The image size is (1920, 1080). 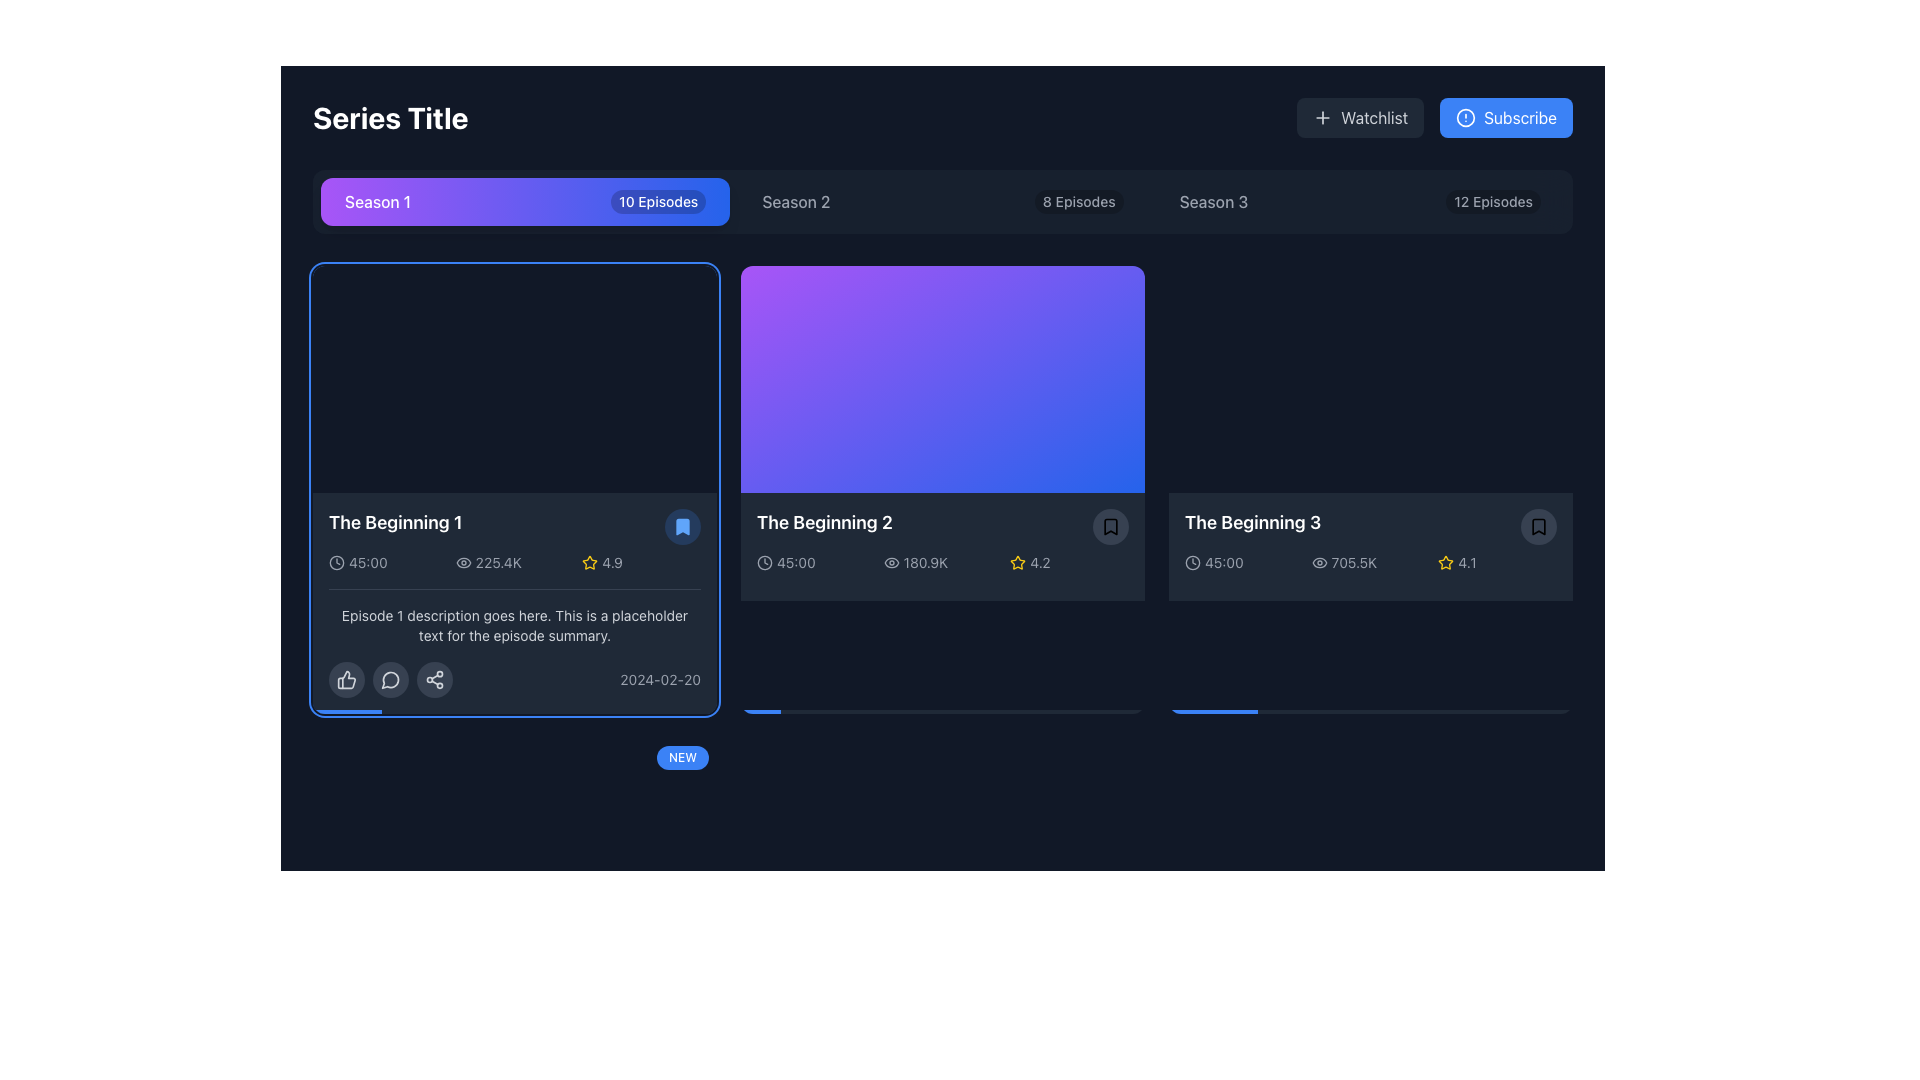 I want to click on the Text Label that reads 'The Beginning 2', so click(x=824, y=522).